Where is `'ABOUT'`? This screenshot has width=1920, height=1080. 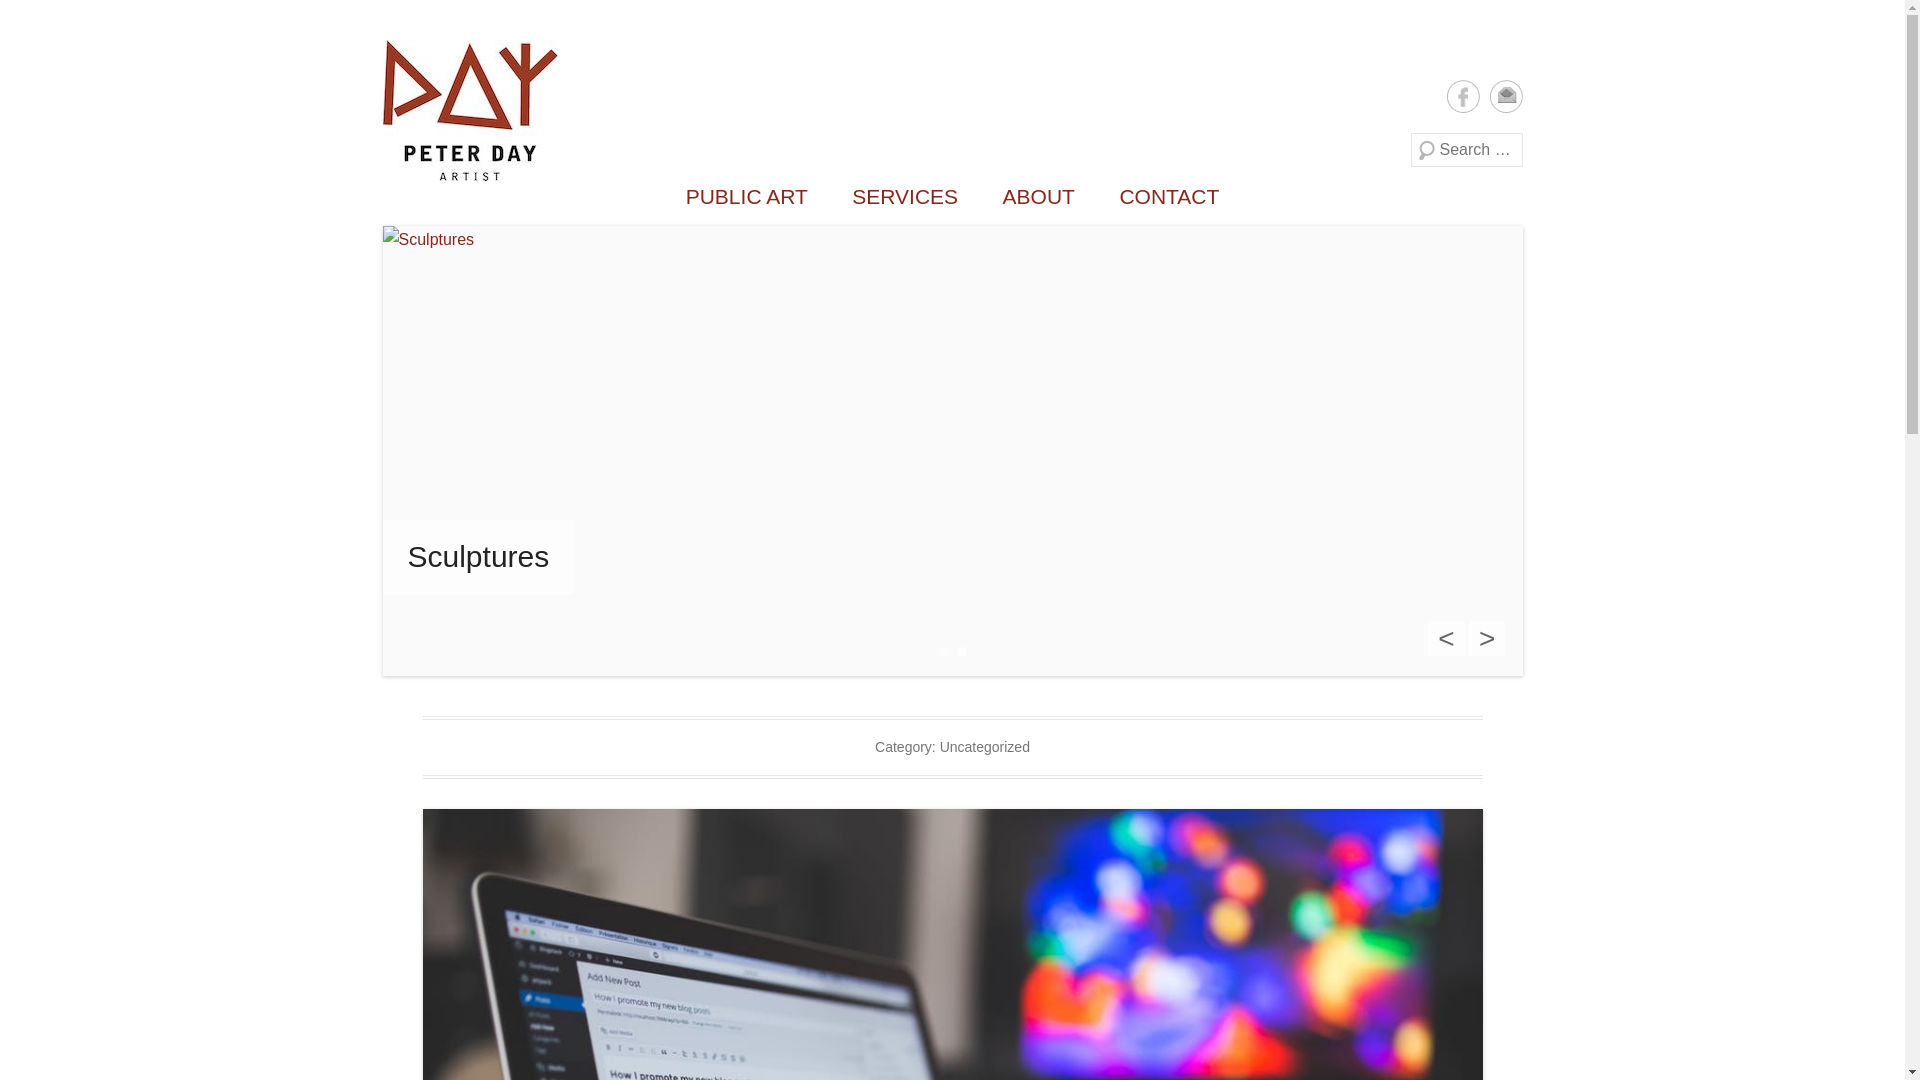
'ABOUT' is located at coordinates (1038, 196).